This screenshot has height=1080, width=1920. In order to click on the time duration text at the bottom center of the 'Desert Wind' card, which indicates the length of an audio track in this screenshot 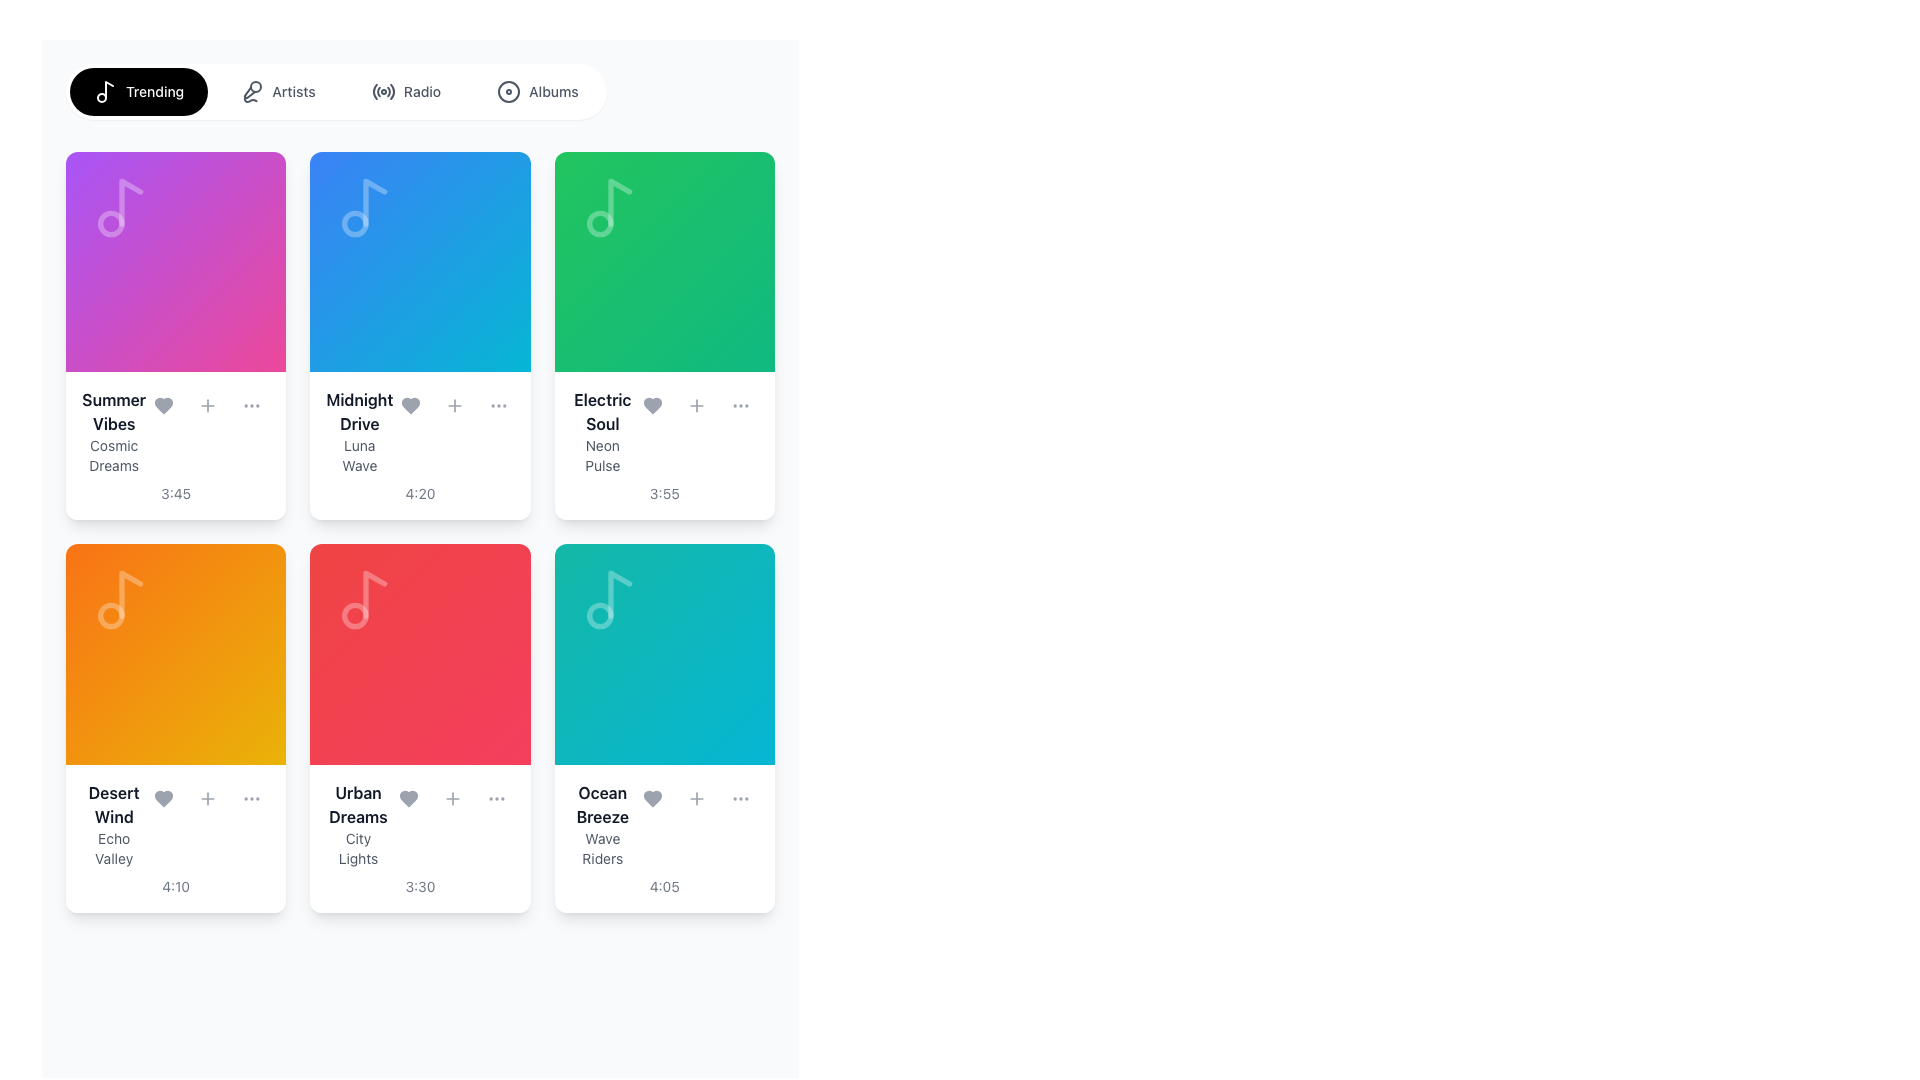, I will do `click(176, 885)`.